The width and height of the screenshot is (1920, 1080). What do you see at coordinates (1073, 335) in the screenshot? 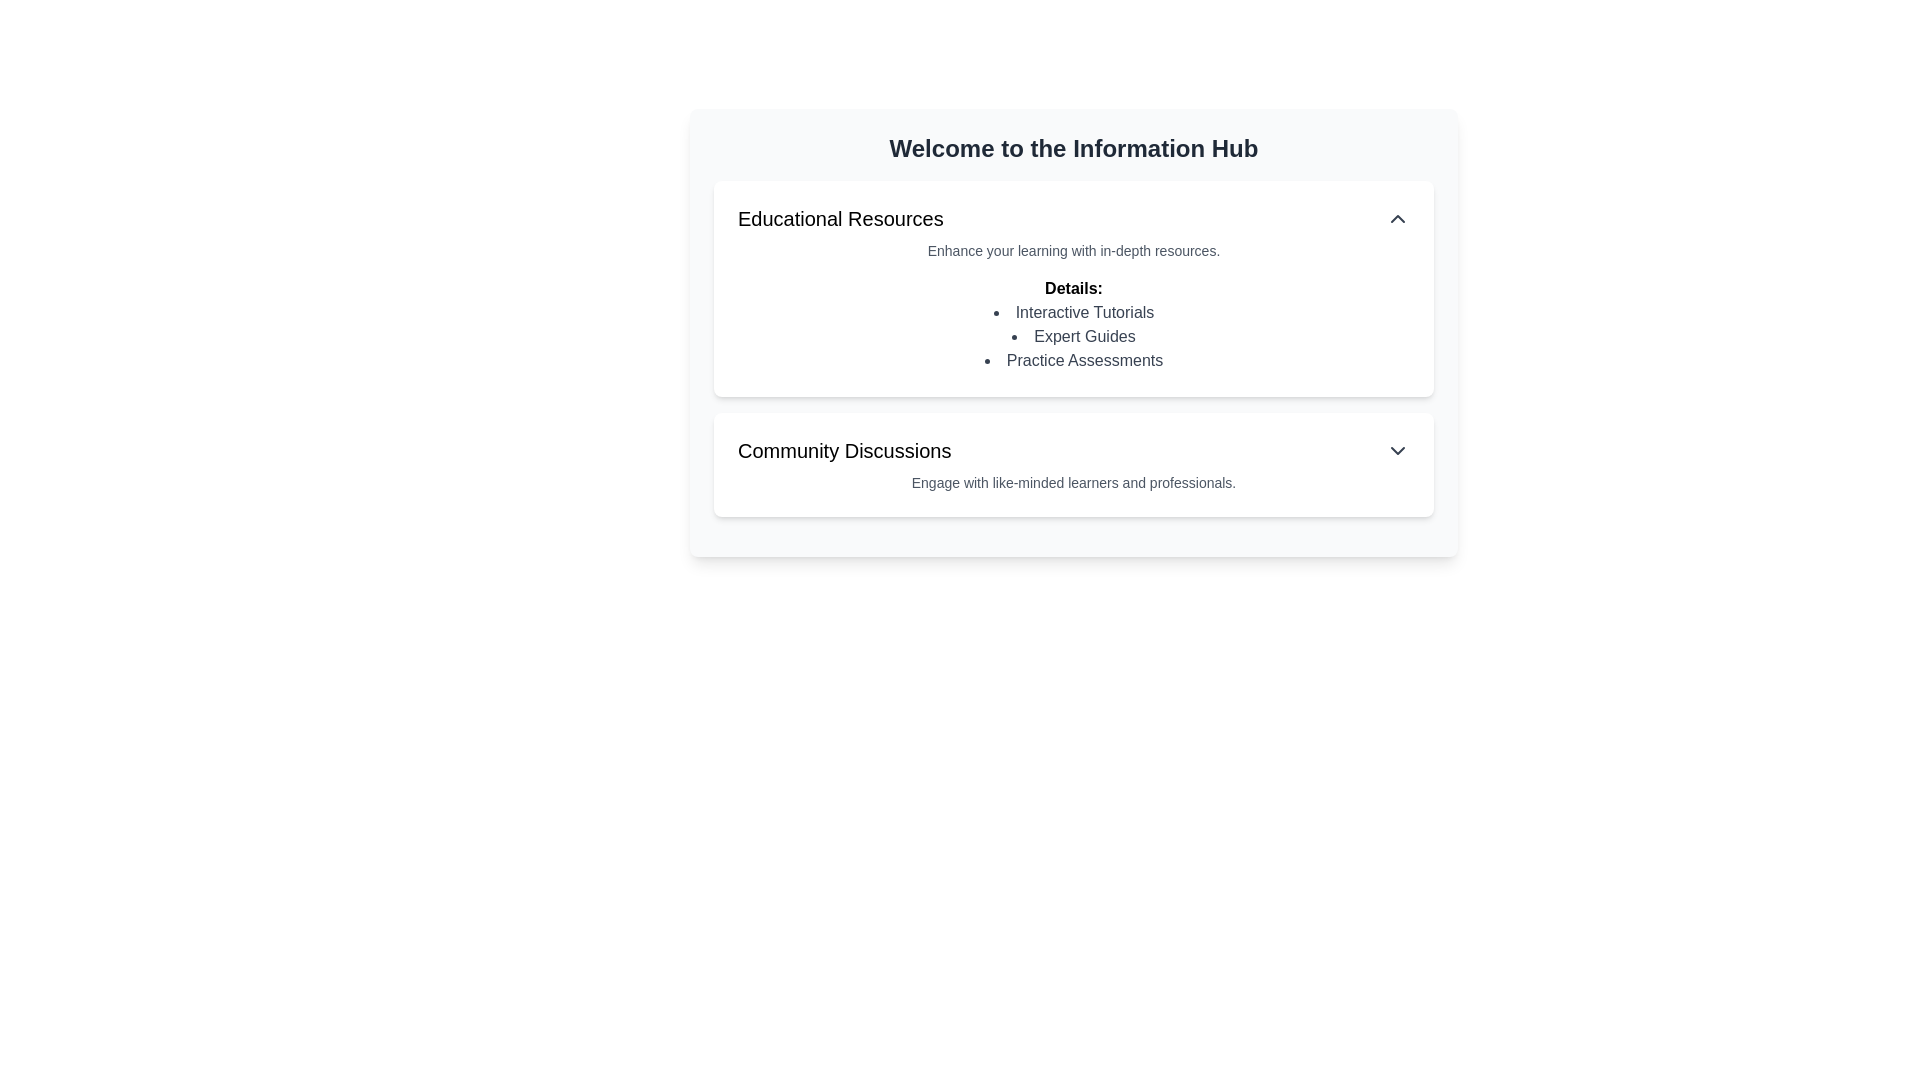
I see `the static text element labeled 'Expert Guides', which is the second item in the 'Educational Resources' section under 'Details'` at bounding box center [1073, 335].